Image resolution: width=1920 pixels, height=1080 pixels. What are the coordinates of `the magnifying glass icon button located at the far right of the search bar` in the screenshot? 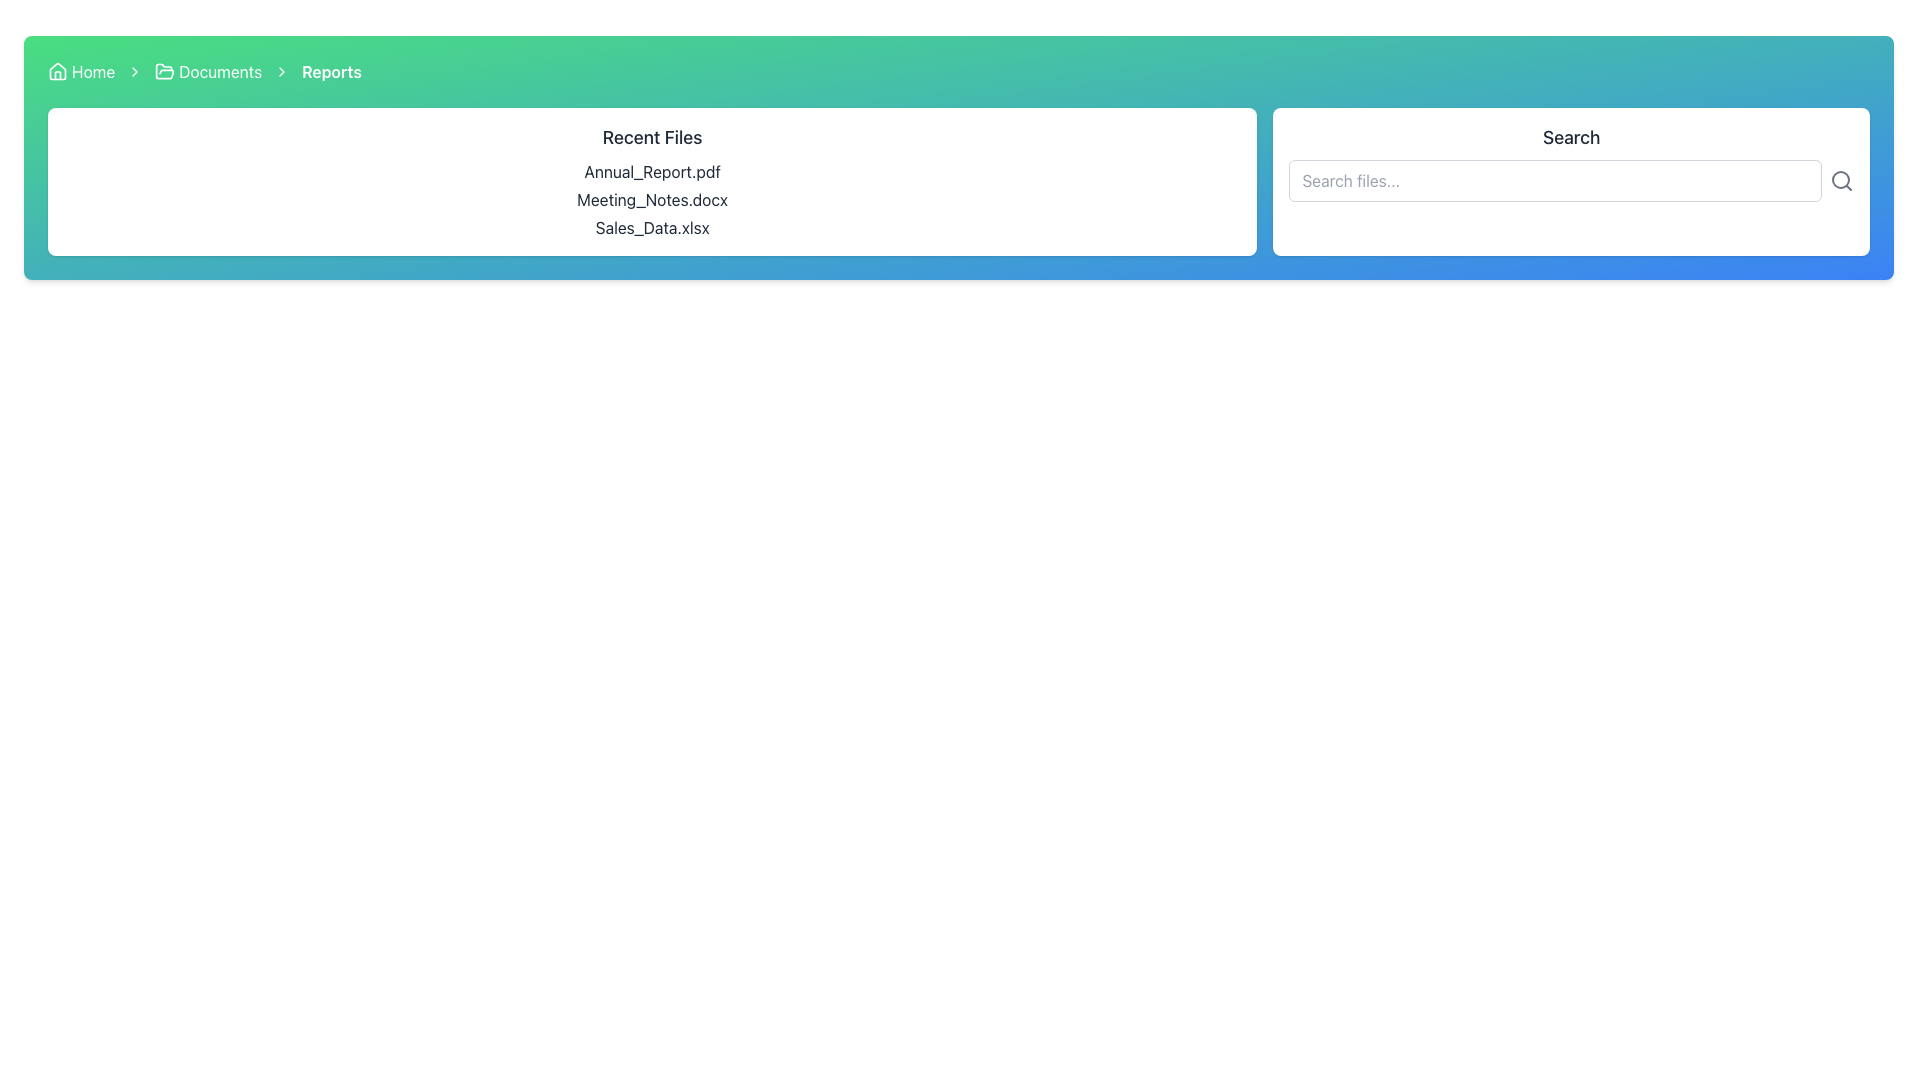 It's located at (1841, 181).